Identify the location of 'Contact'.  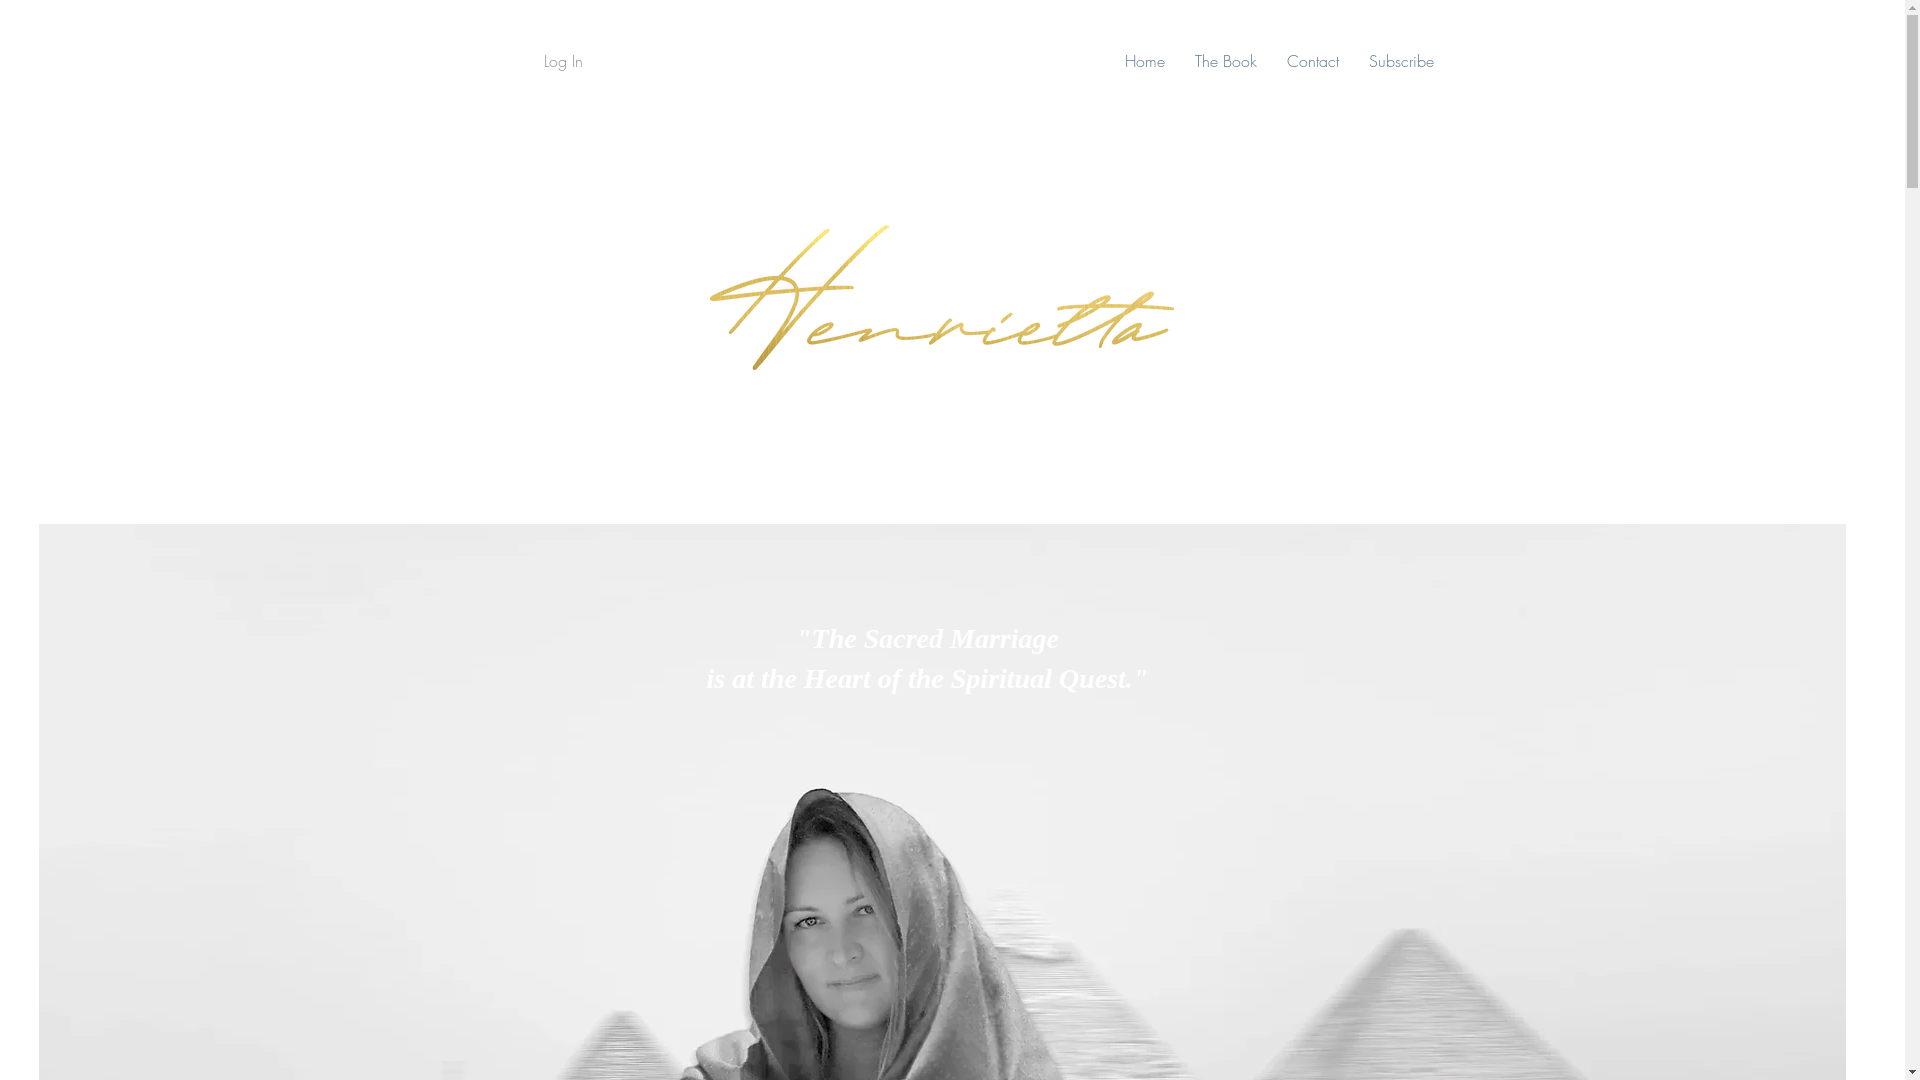
(1313, 60).